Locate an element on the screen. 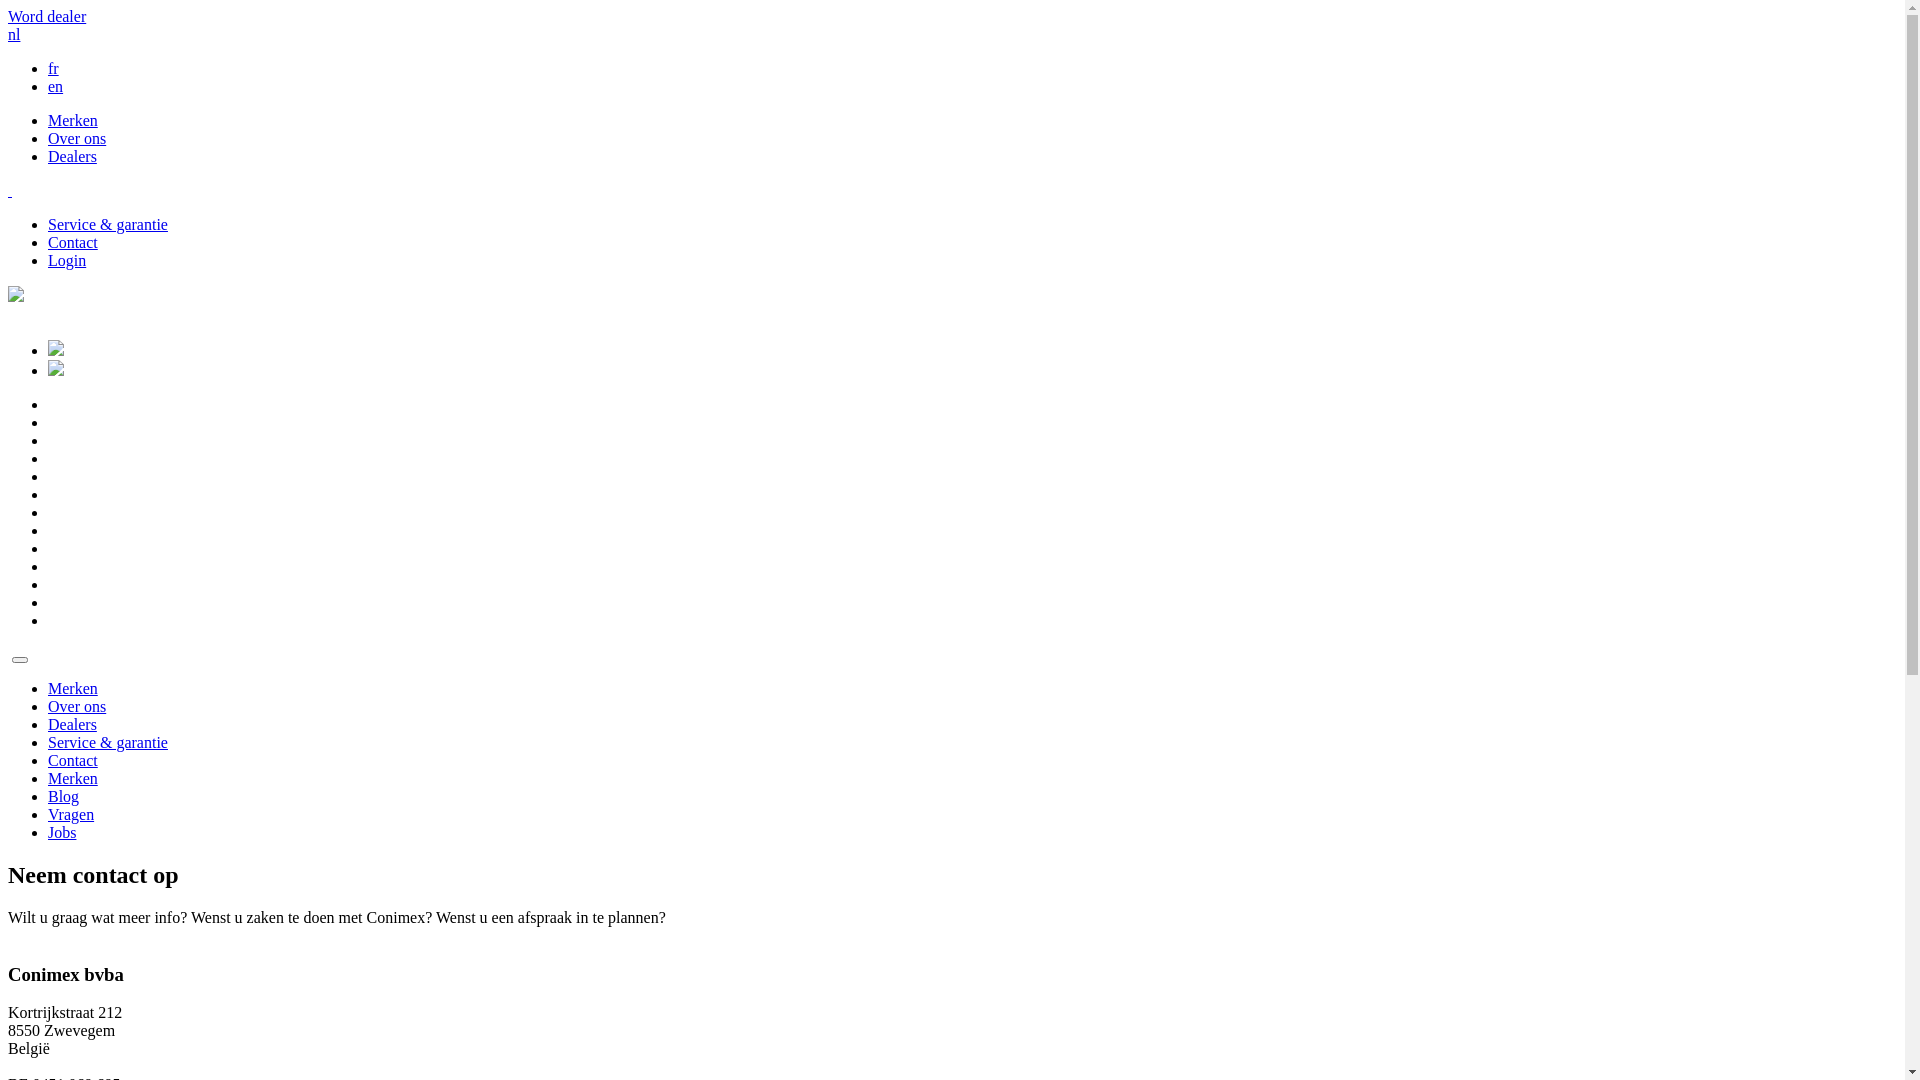 The width and height of the screenshot is (1920, 1080). 'Dealers' is located at coordinates (48, 724).